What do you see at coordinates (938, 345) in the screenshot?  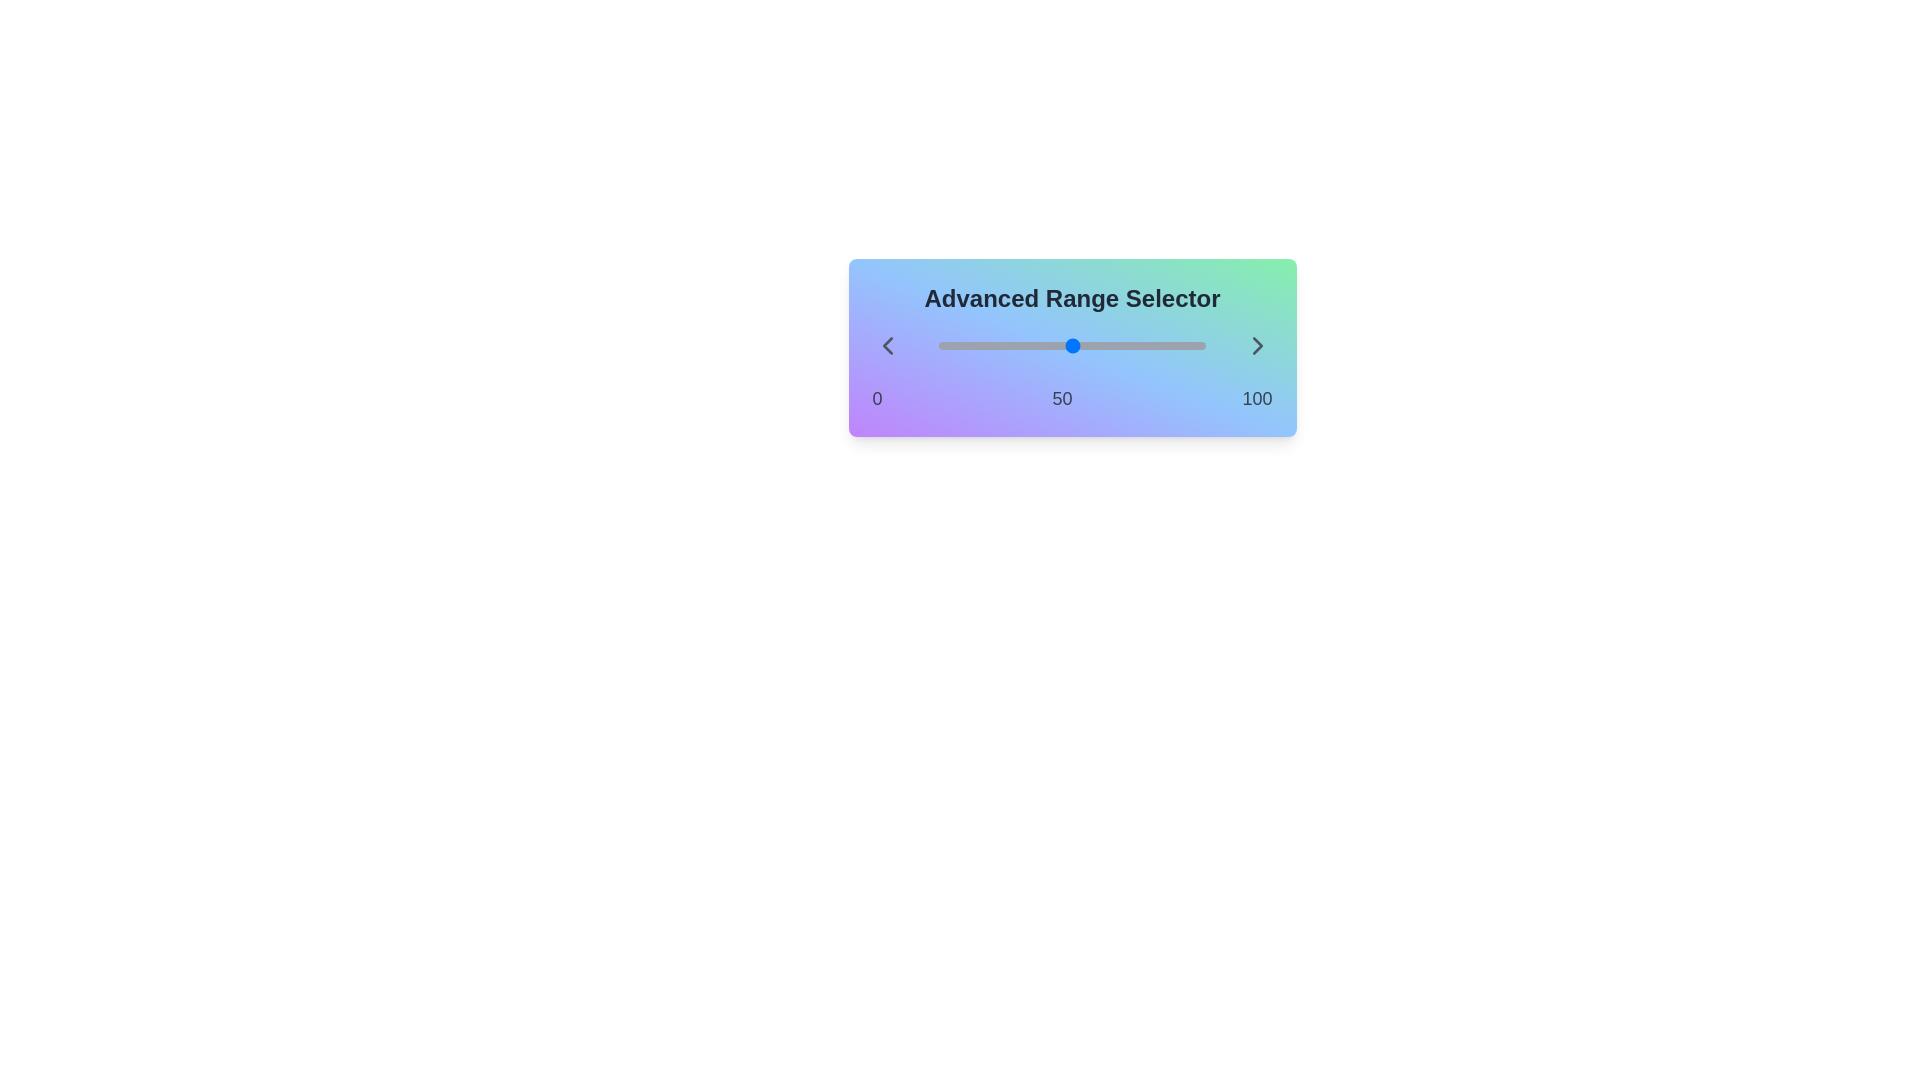 I see `the slider to set the range value to 26` at bounding box center [938, 345].